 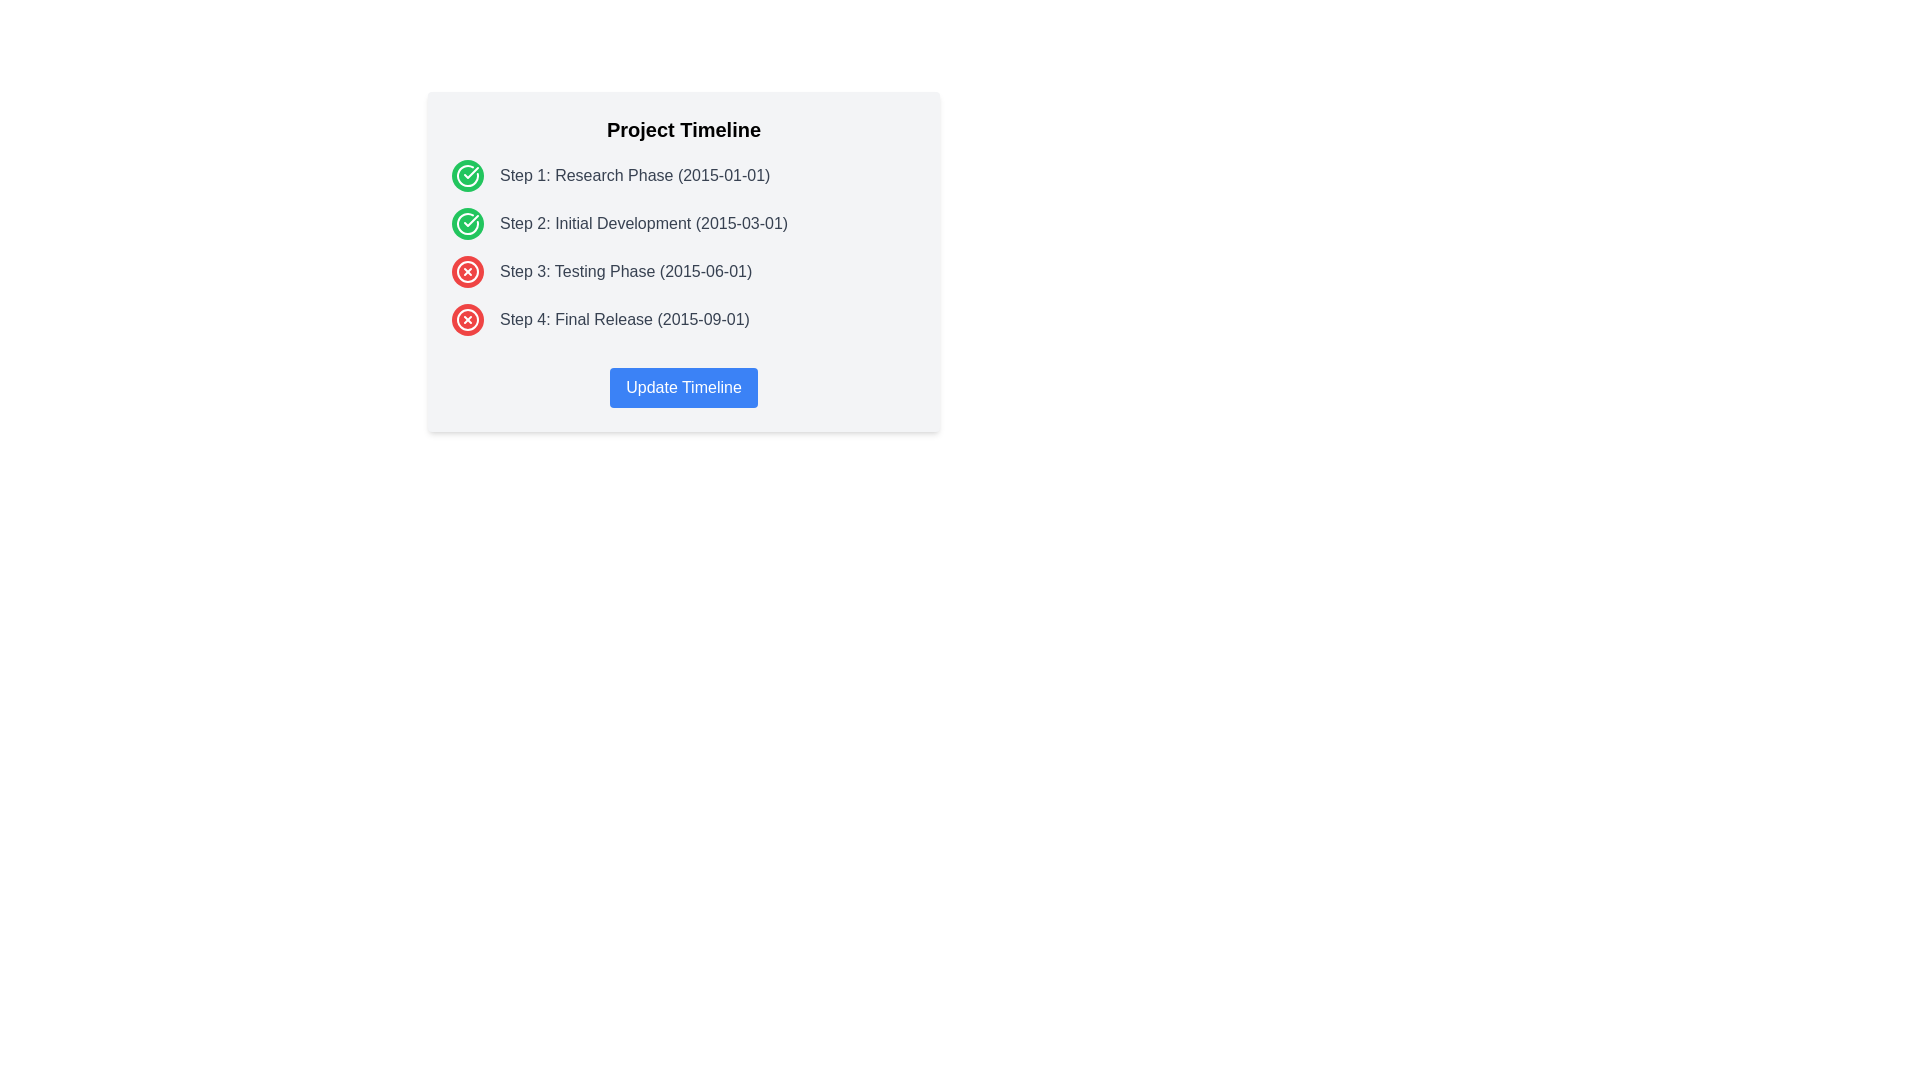 What do you see at coordinates (684, 319) in the screenshot?
I see `the timeline step element marked by a red circular icon with a cross symbol and labeled 'Step 4: Final Release (2015-09-01)', which is the last step in the sequence` at bounding box center [684, 319].